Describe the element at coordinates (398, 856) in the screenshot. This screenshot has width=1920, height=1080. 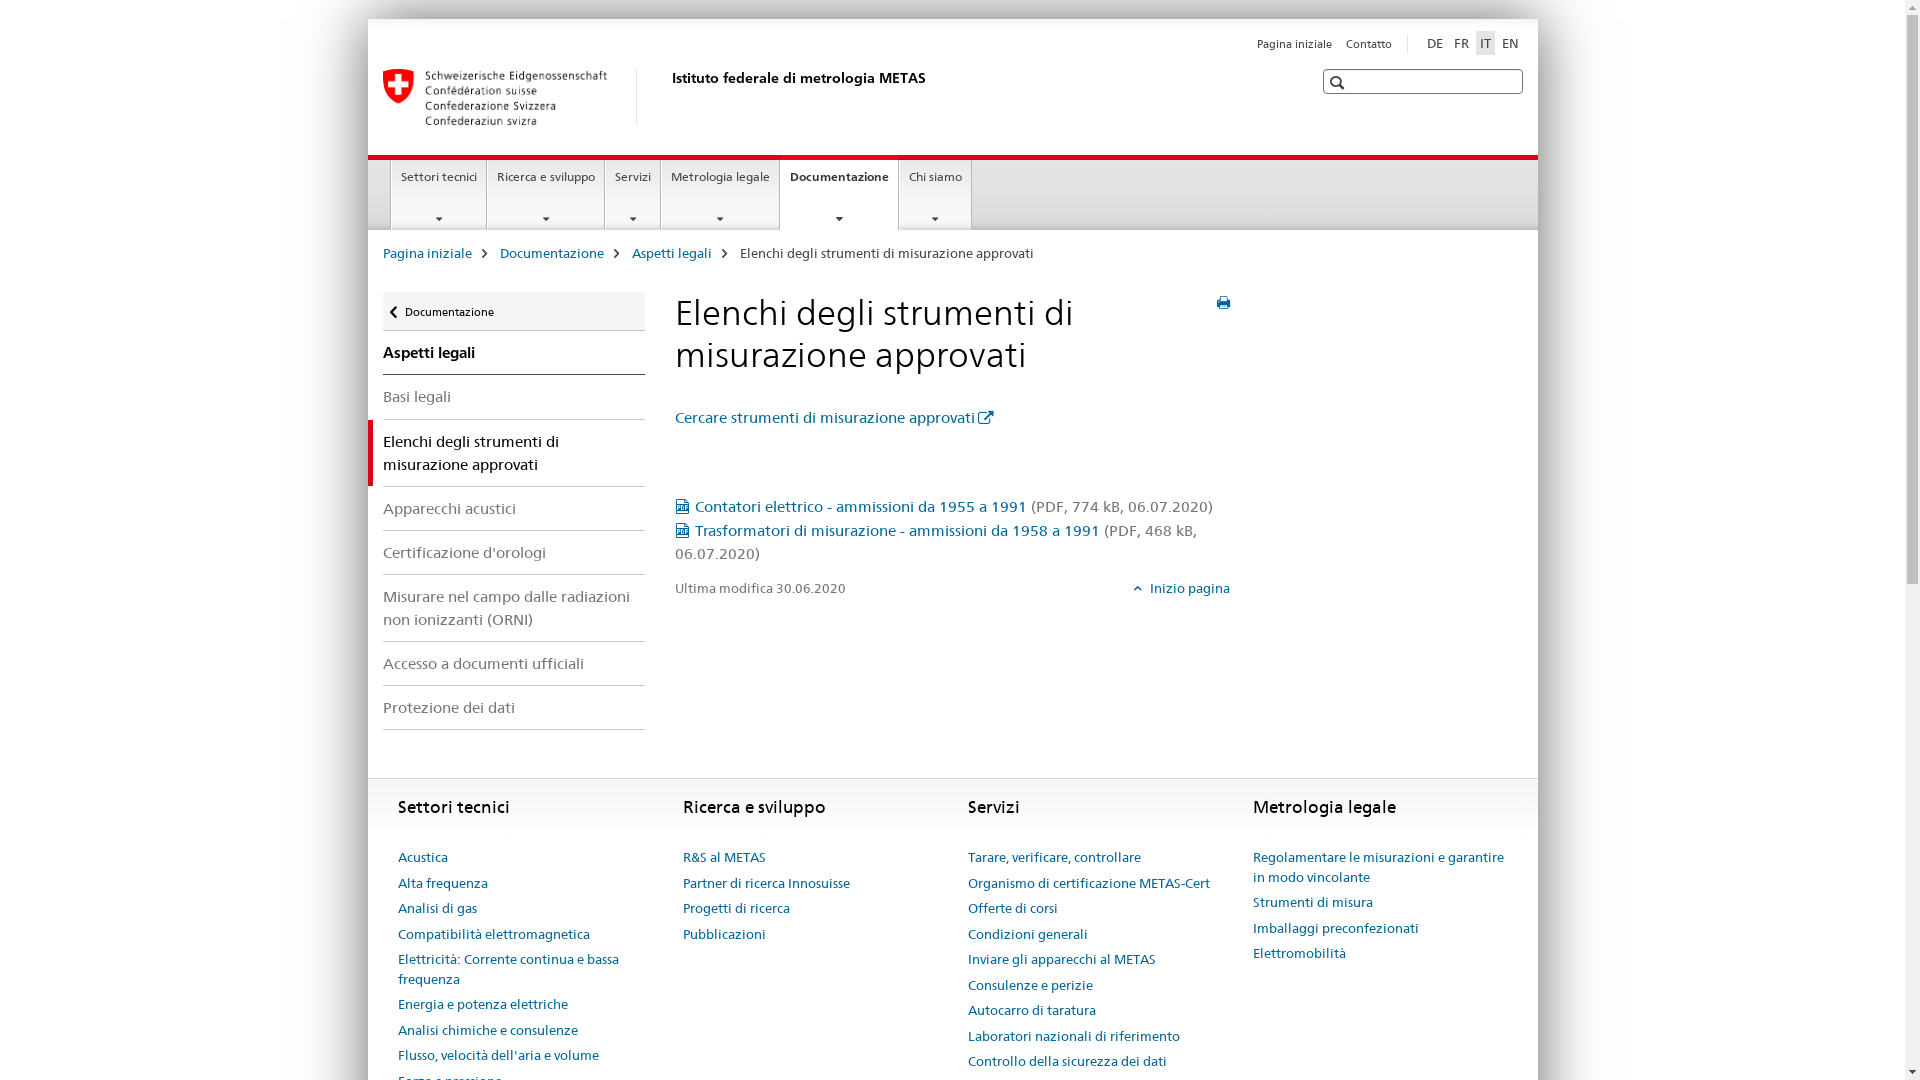
I see `'Acustica'` at that location.